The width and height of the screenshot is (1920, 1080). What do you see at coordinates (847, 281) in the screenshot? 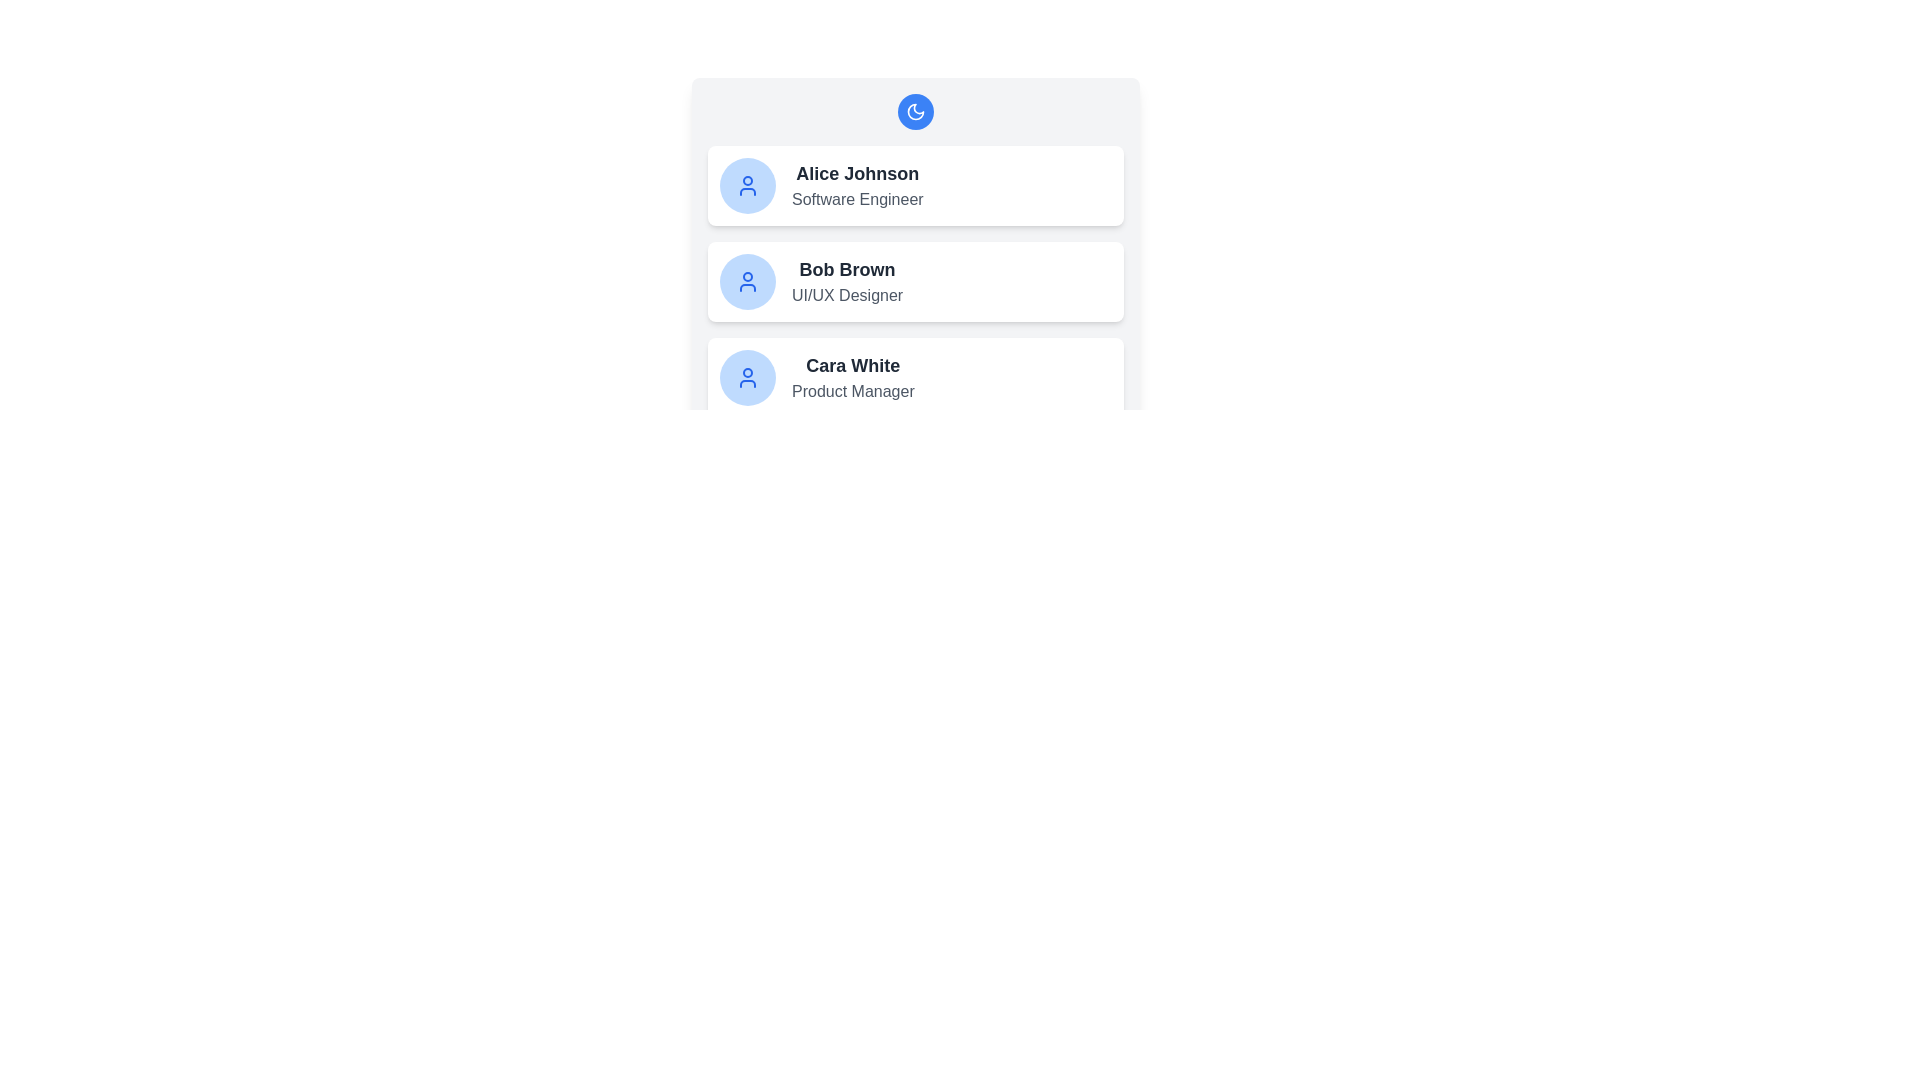
I see `on the Text Display element showing 'Bob Brown' and 'UI/UX Designer', which is the second card in a vertically stacked list of user profiles` at bounding box center [847, 281].